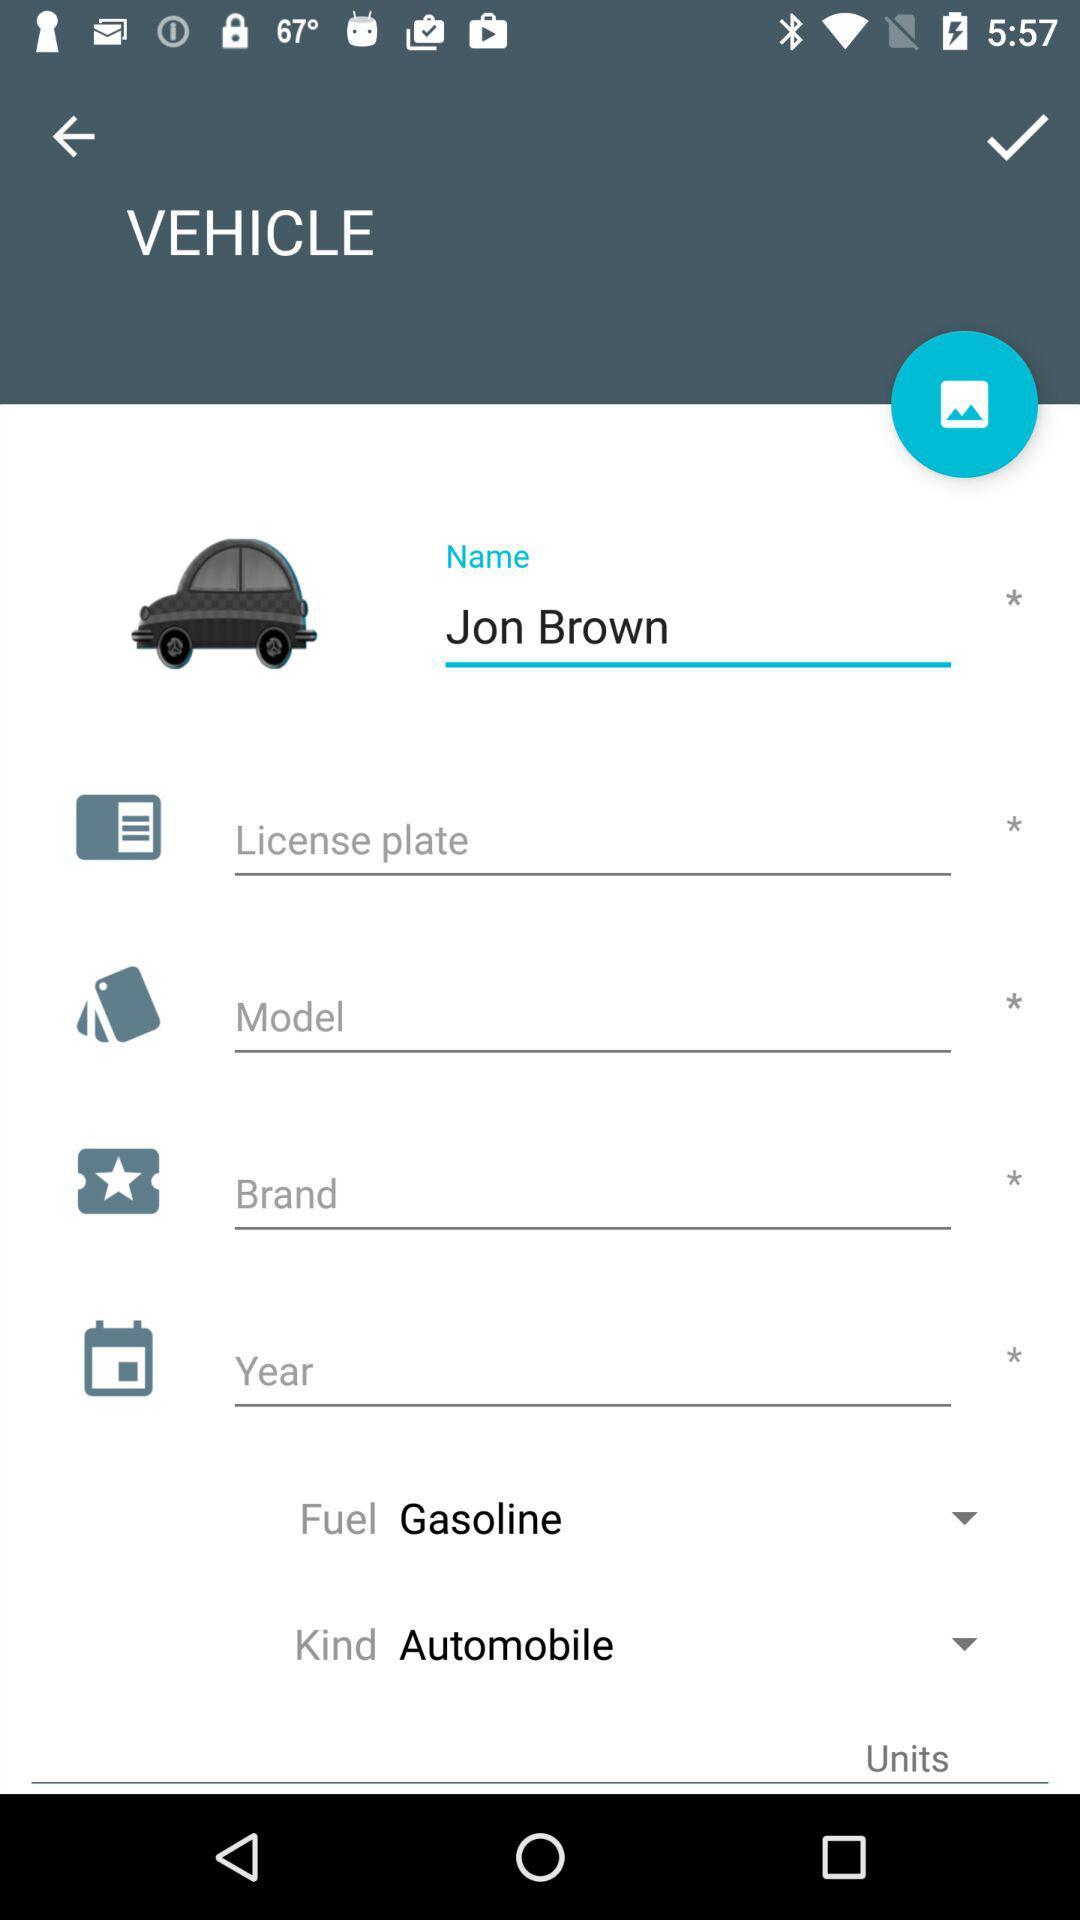 This screenshot has height=1920, width=1080. Describe the element at coordinates (591, 1196) in the screenshot. I see `brand` at that location.